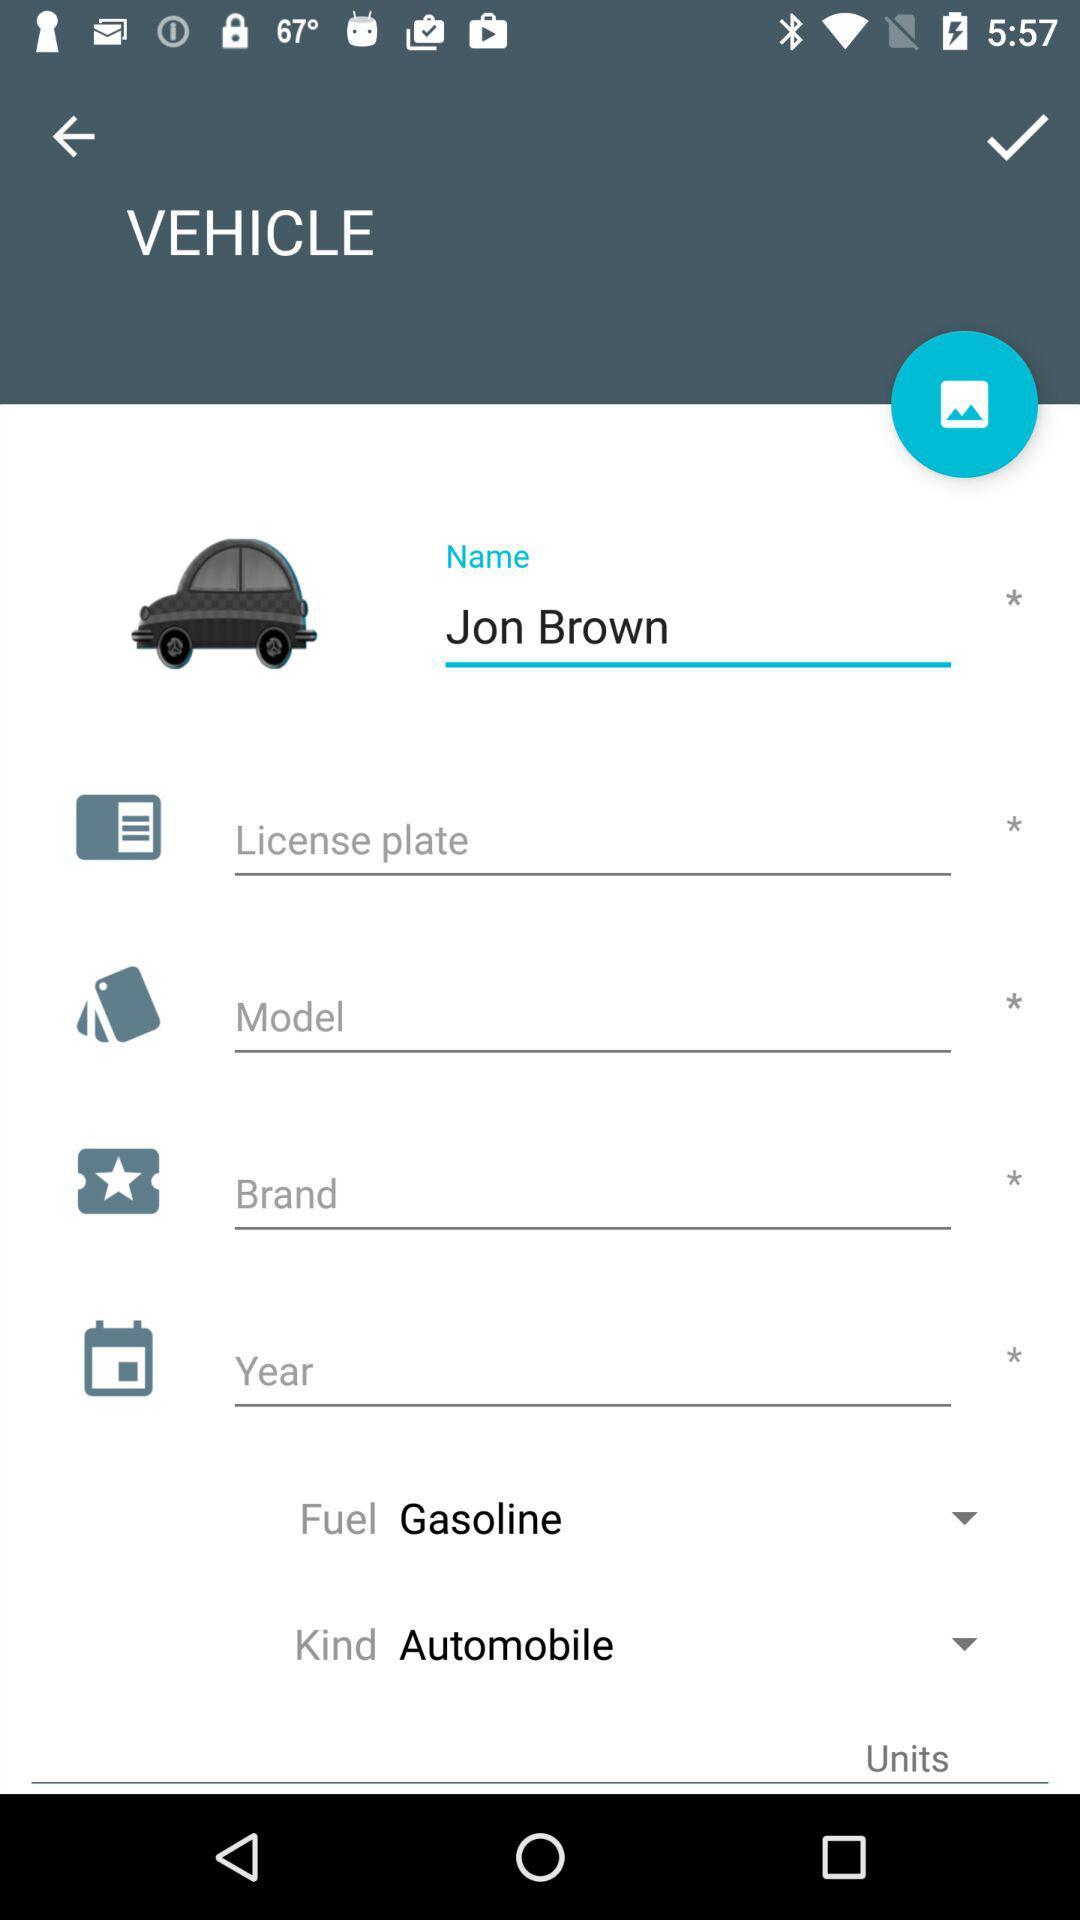 This screenshot has height=1920, width=1080. Describe the element at coordinates (591, 1196) in the screenshot. I see `brand` at that location.